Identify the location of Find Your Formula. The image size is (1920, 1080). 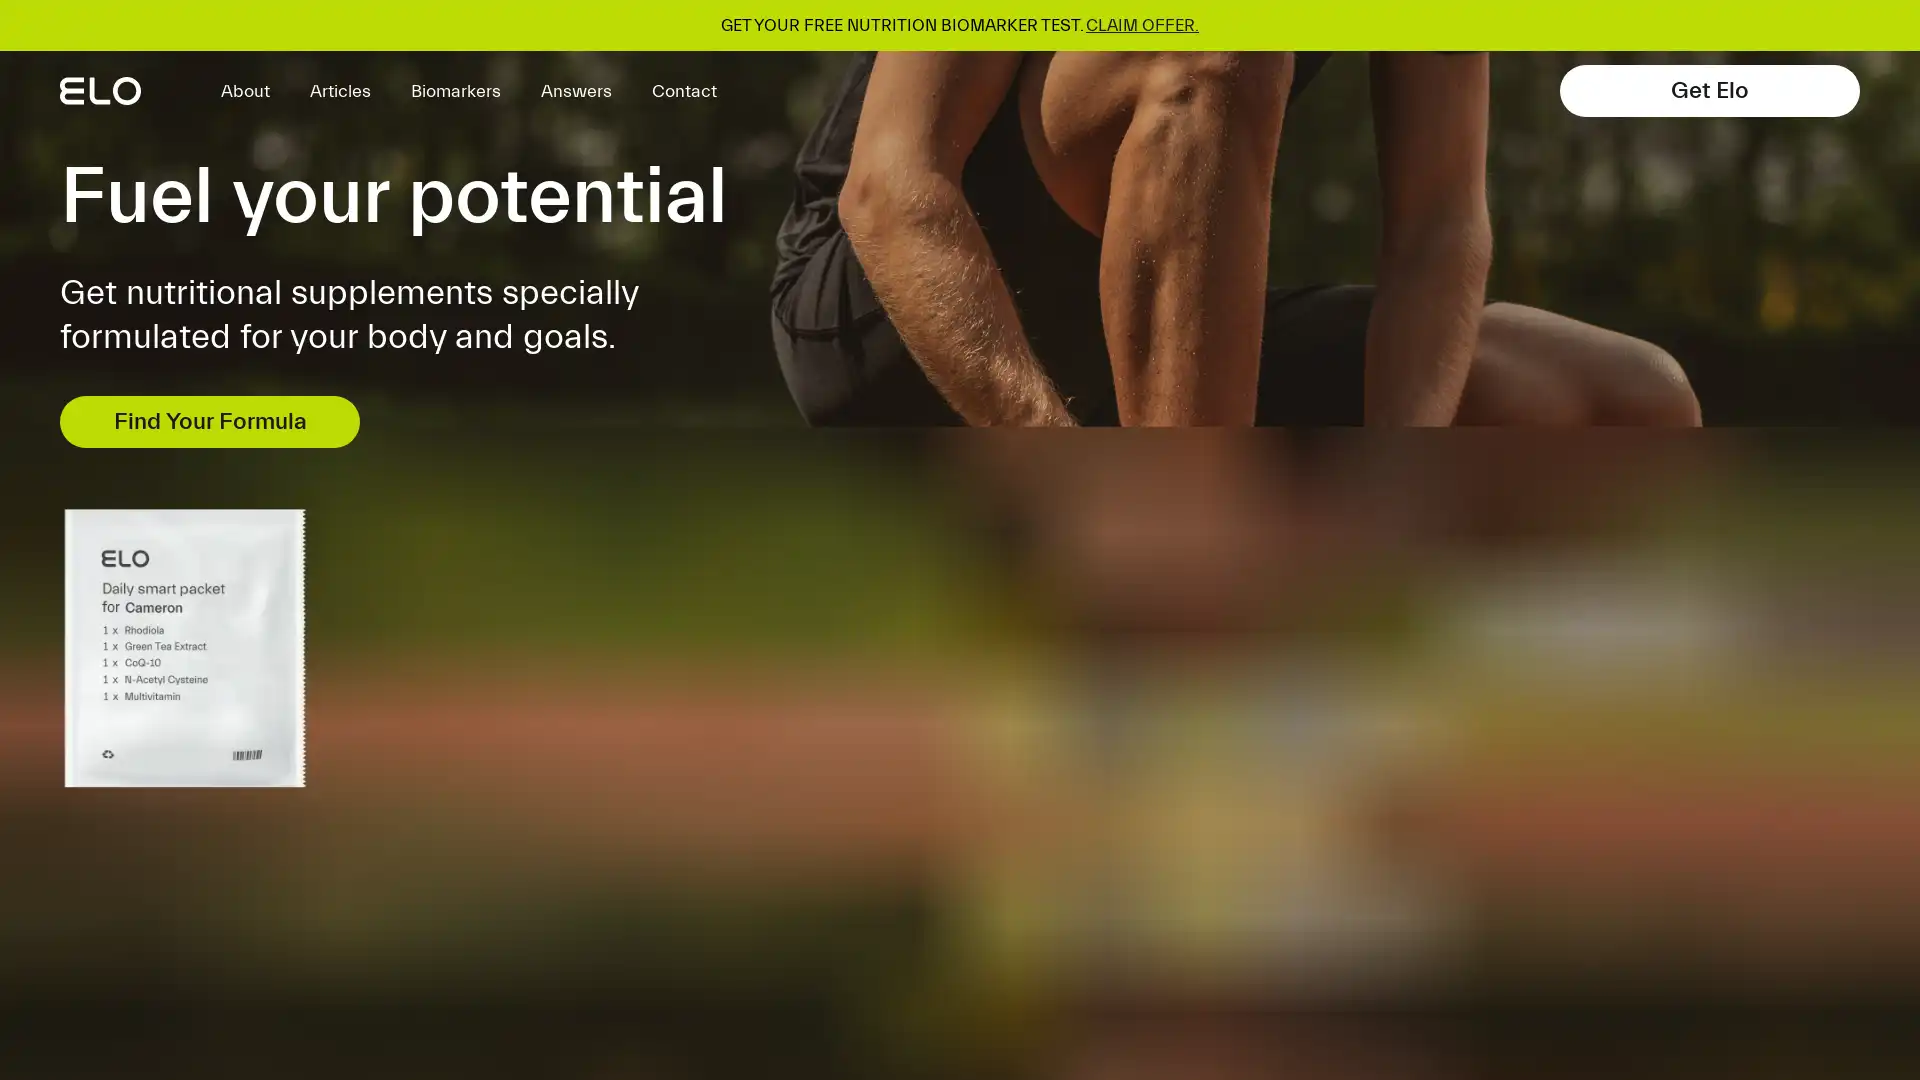
(210, 420).